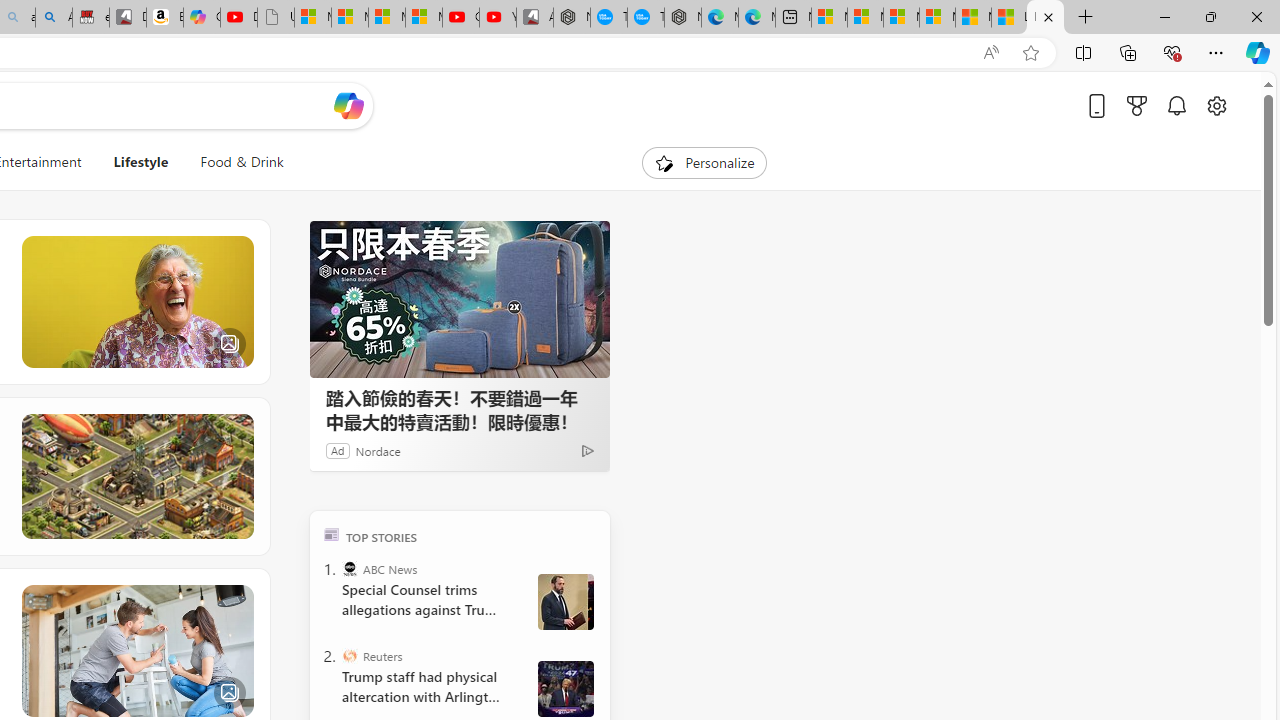 The height and width of the screenshot is (720, 1280). Describe the element at coordinates (587, 450) in the screenshot. I see `'Ad Choice'` at that location.